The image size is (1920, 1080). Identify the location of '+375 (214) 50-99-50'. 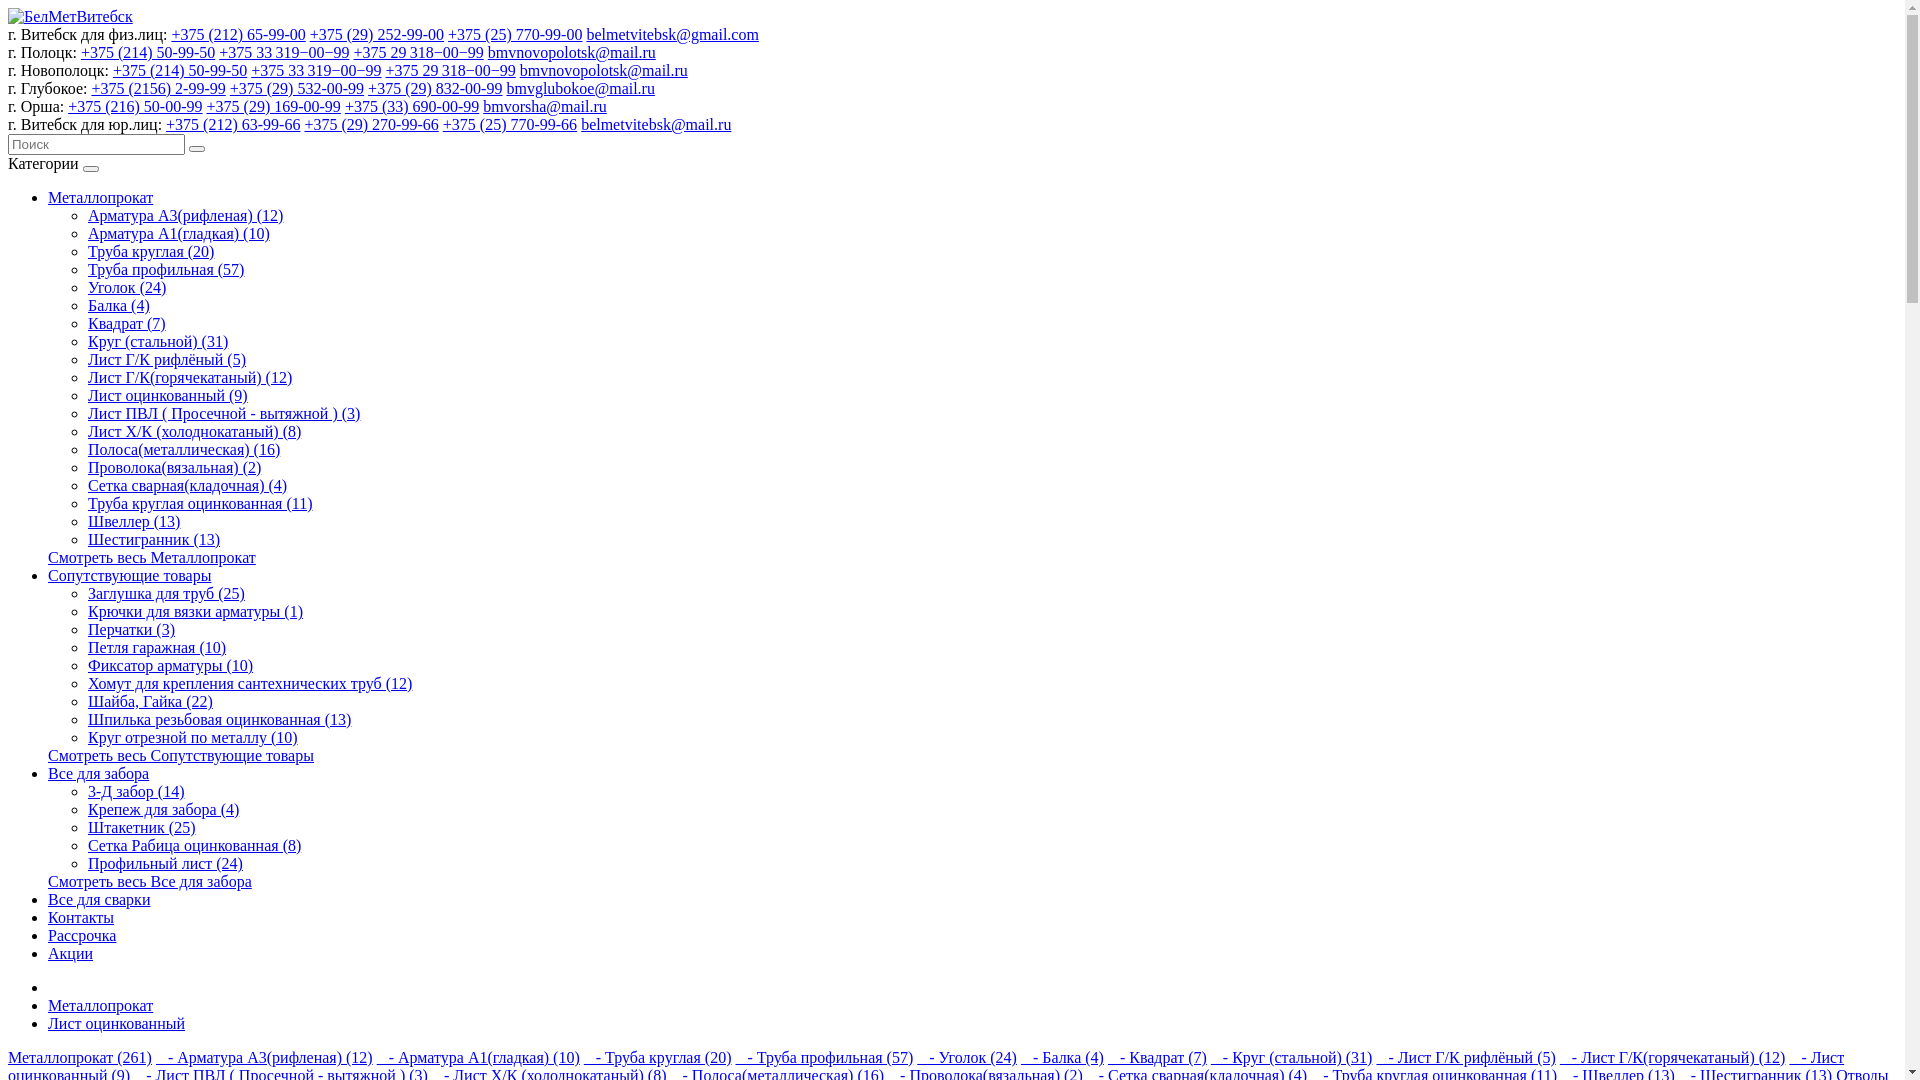
(147, 51).